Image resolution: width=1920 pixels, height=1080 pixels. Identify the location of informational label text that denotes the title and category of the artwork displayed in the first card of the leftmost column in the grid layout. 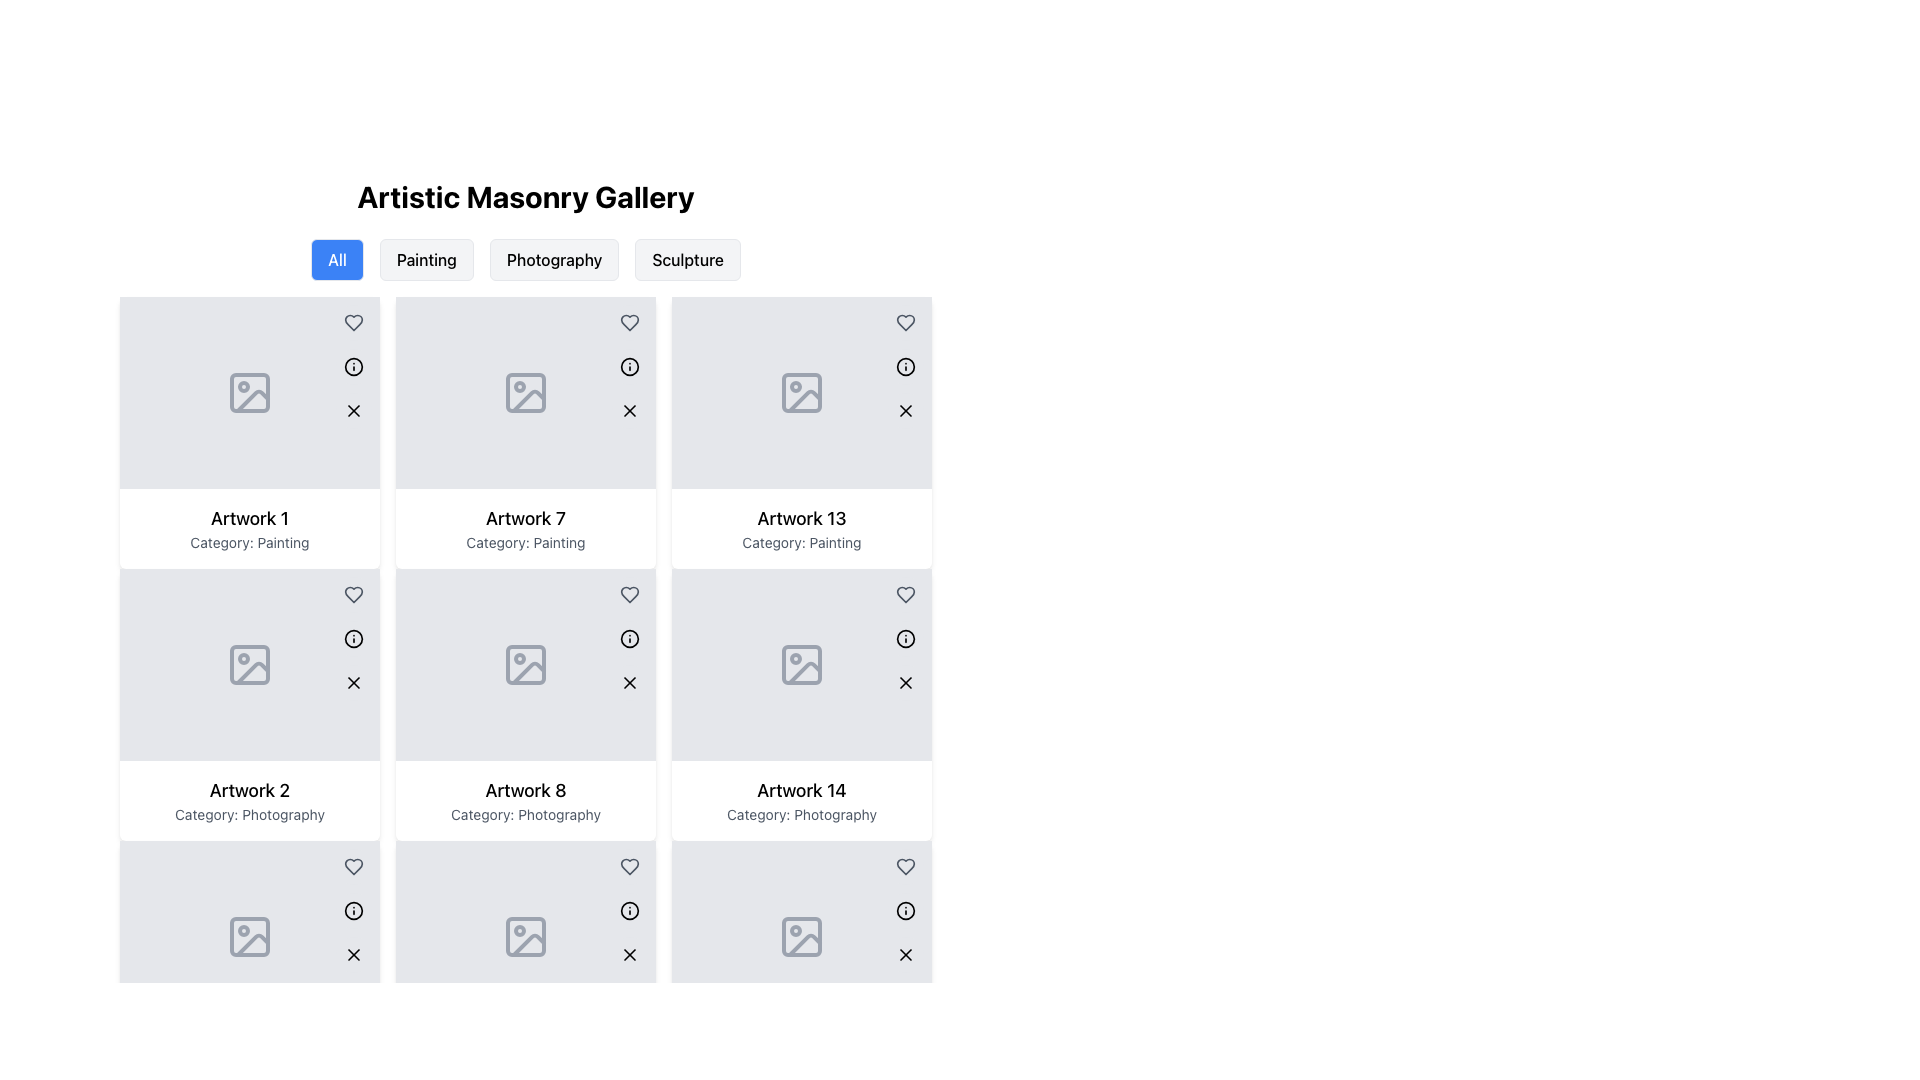
(248, 527).